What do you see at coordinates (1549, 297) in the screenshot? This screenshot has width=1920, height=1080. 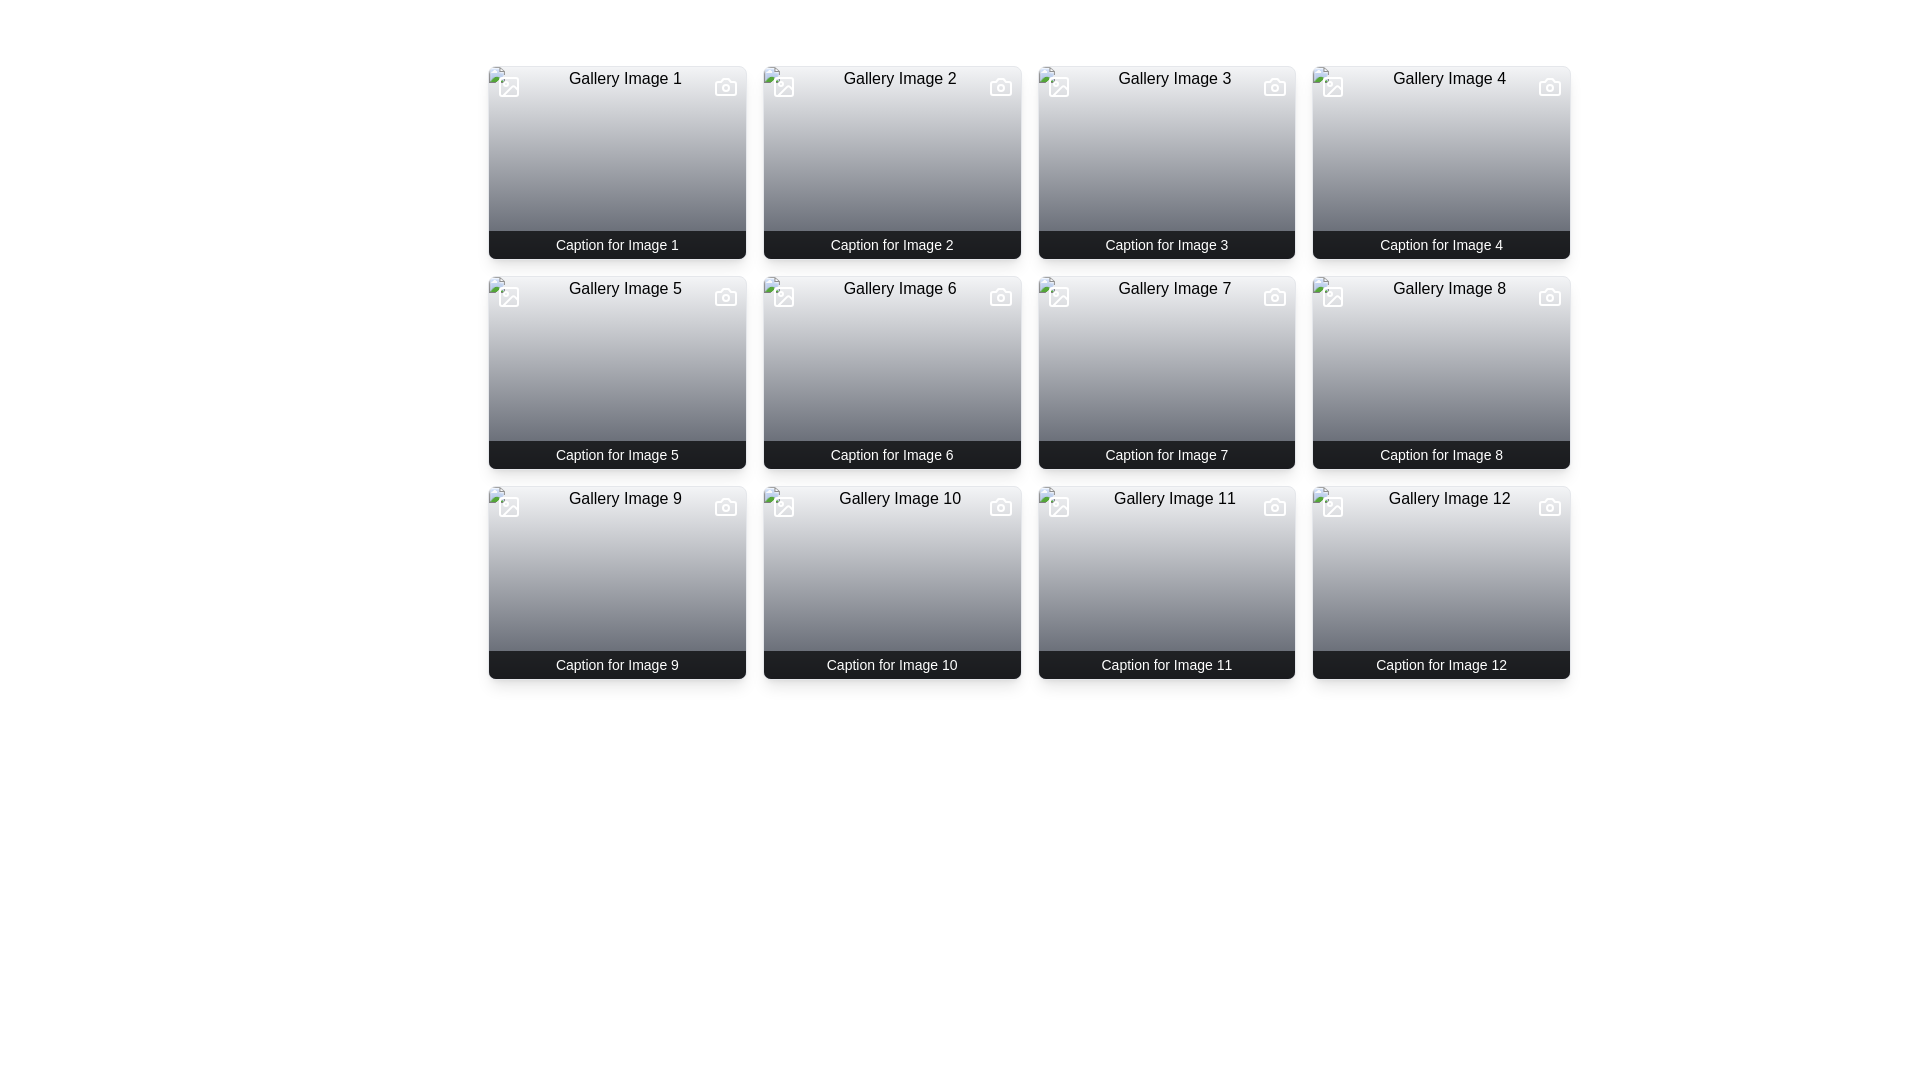 I see `the Icon element located in the top-right corner of the tile labeled 'Gallery Image 8', which represents camera or image functionalities` at bounding box center [1549, 297].